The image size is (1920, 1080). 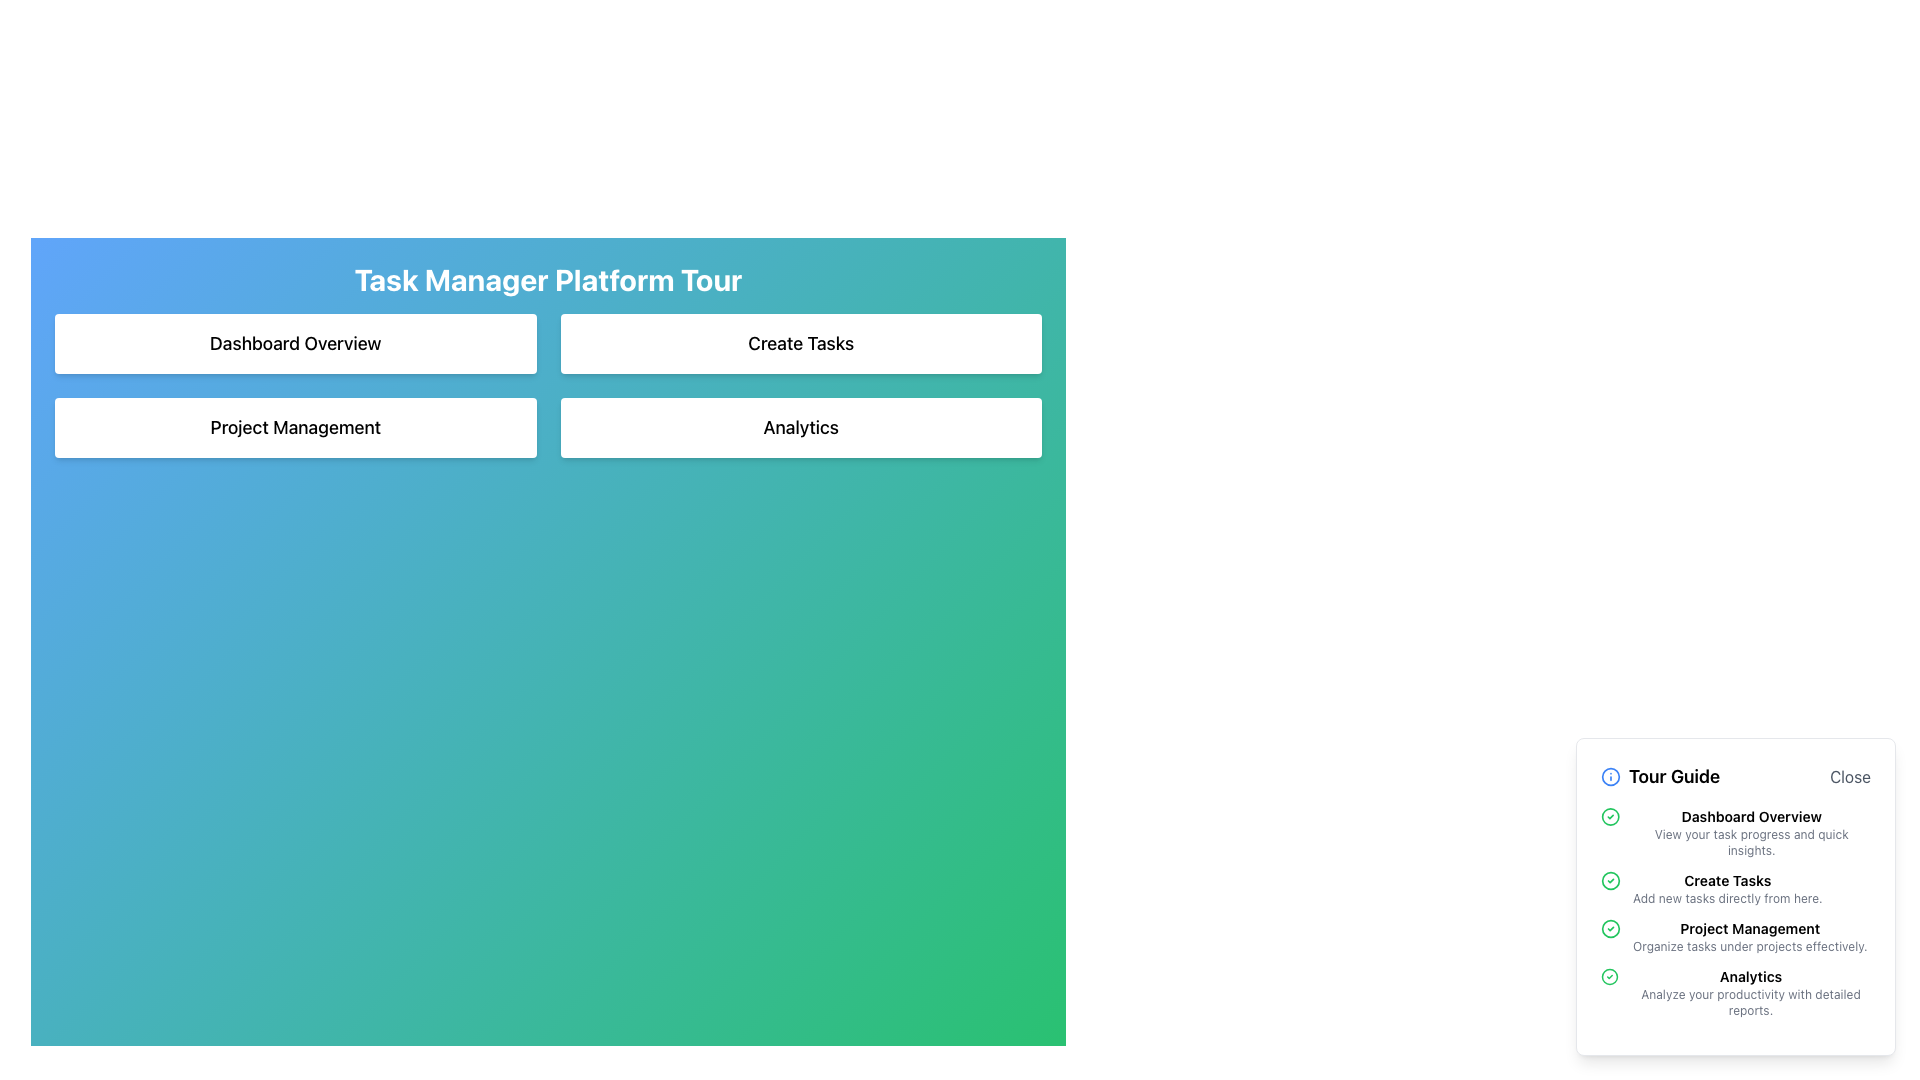 I want to click on the circular graphical shape element within the Tour Guide section, part of the blue info SVG icon, located to the left of the 'Tour Guide' title, so click(x=1611, y=775).